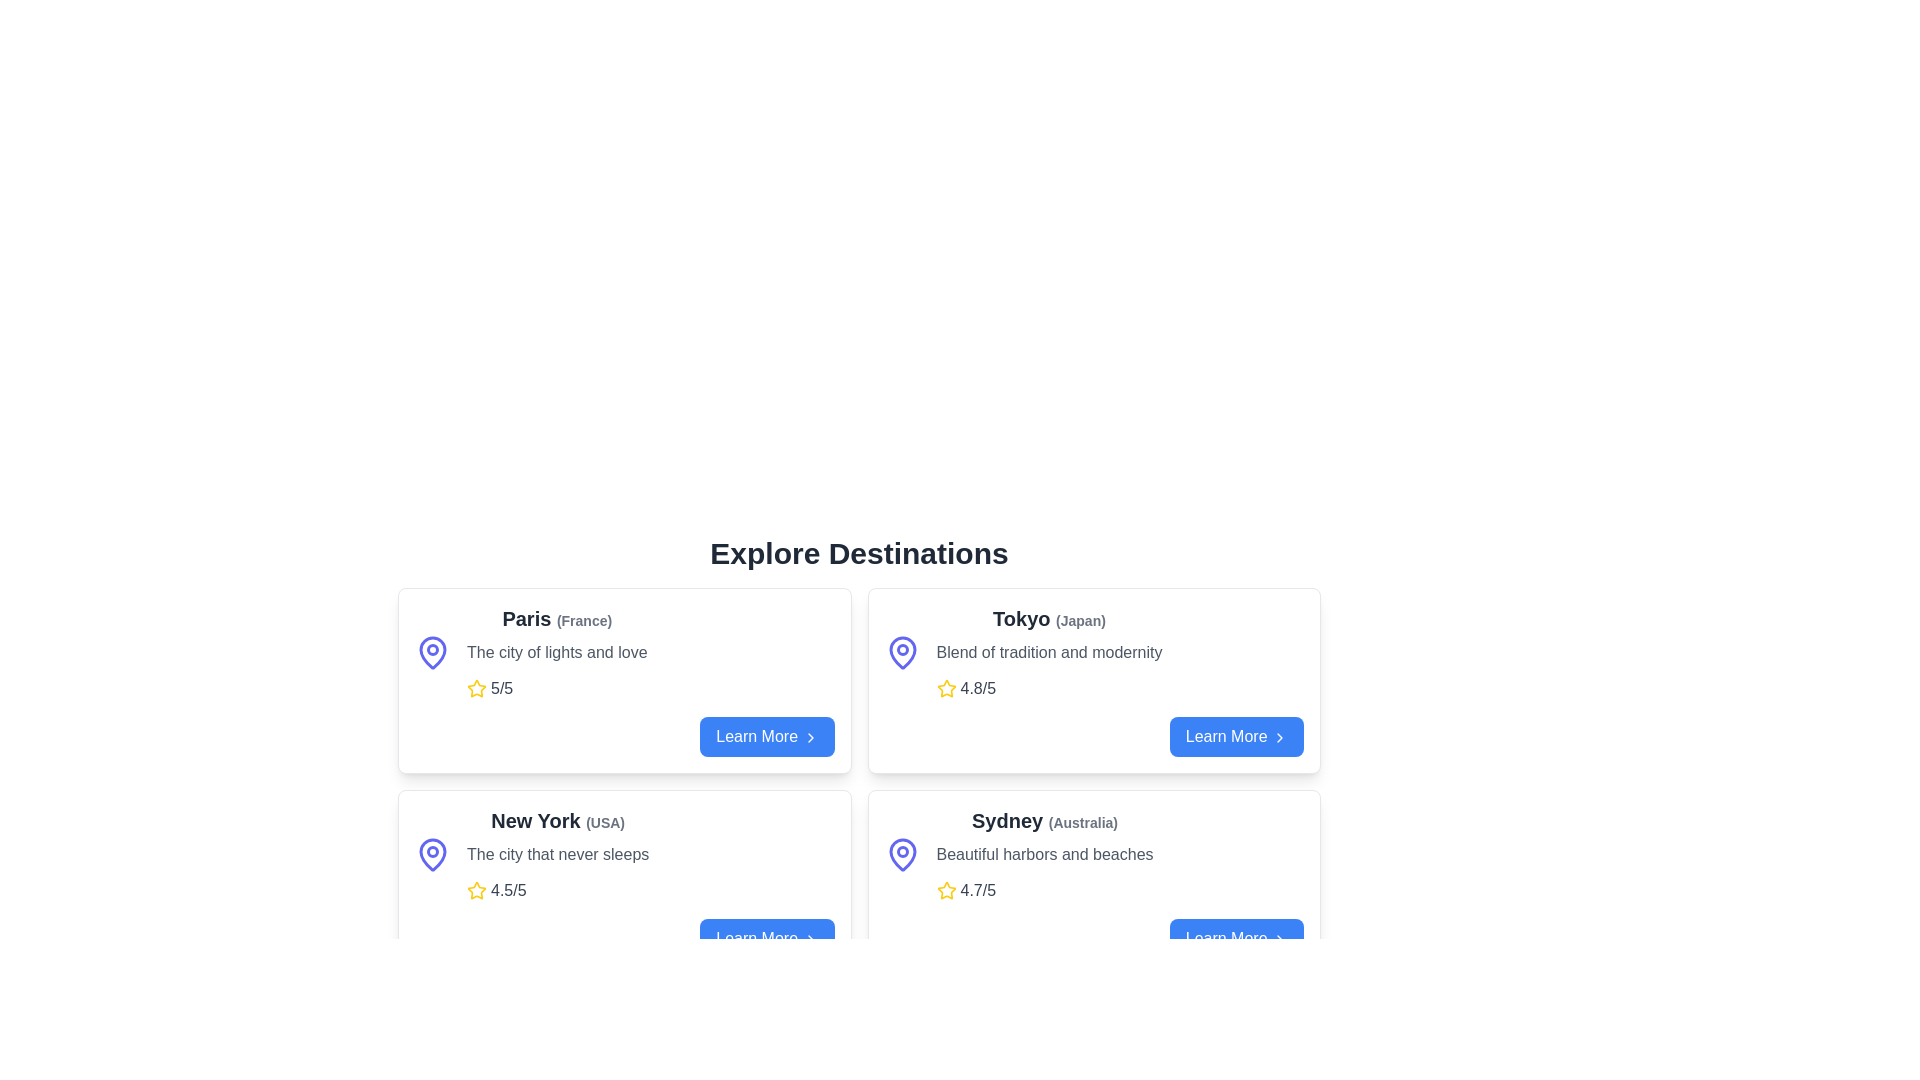  What do you see at coordinates (810, 939) in the screenshot?
I see `the chevron icon located within the 'Learn More' button for 'New York (USA)'` at bounding box center [810, 939].